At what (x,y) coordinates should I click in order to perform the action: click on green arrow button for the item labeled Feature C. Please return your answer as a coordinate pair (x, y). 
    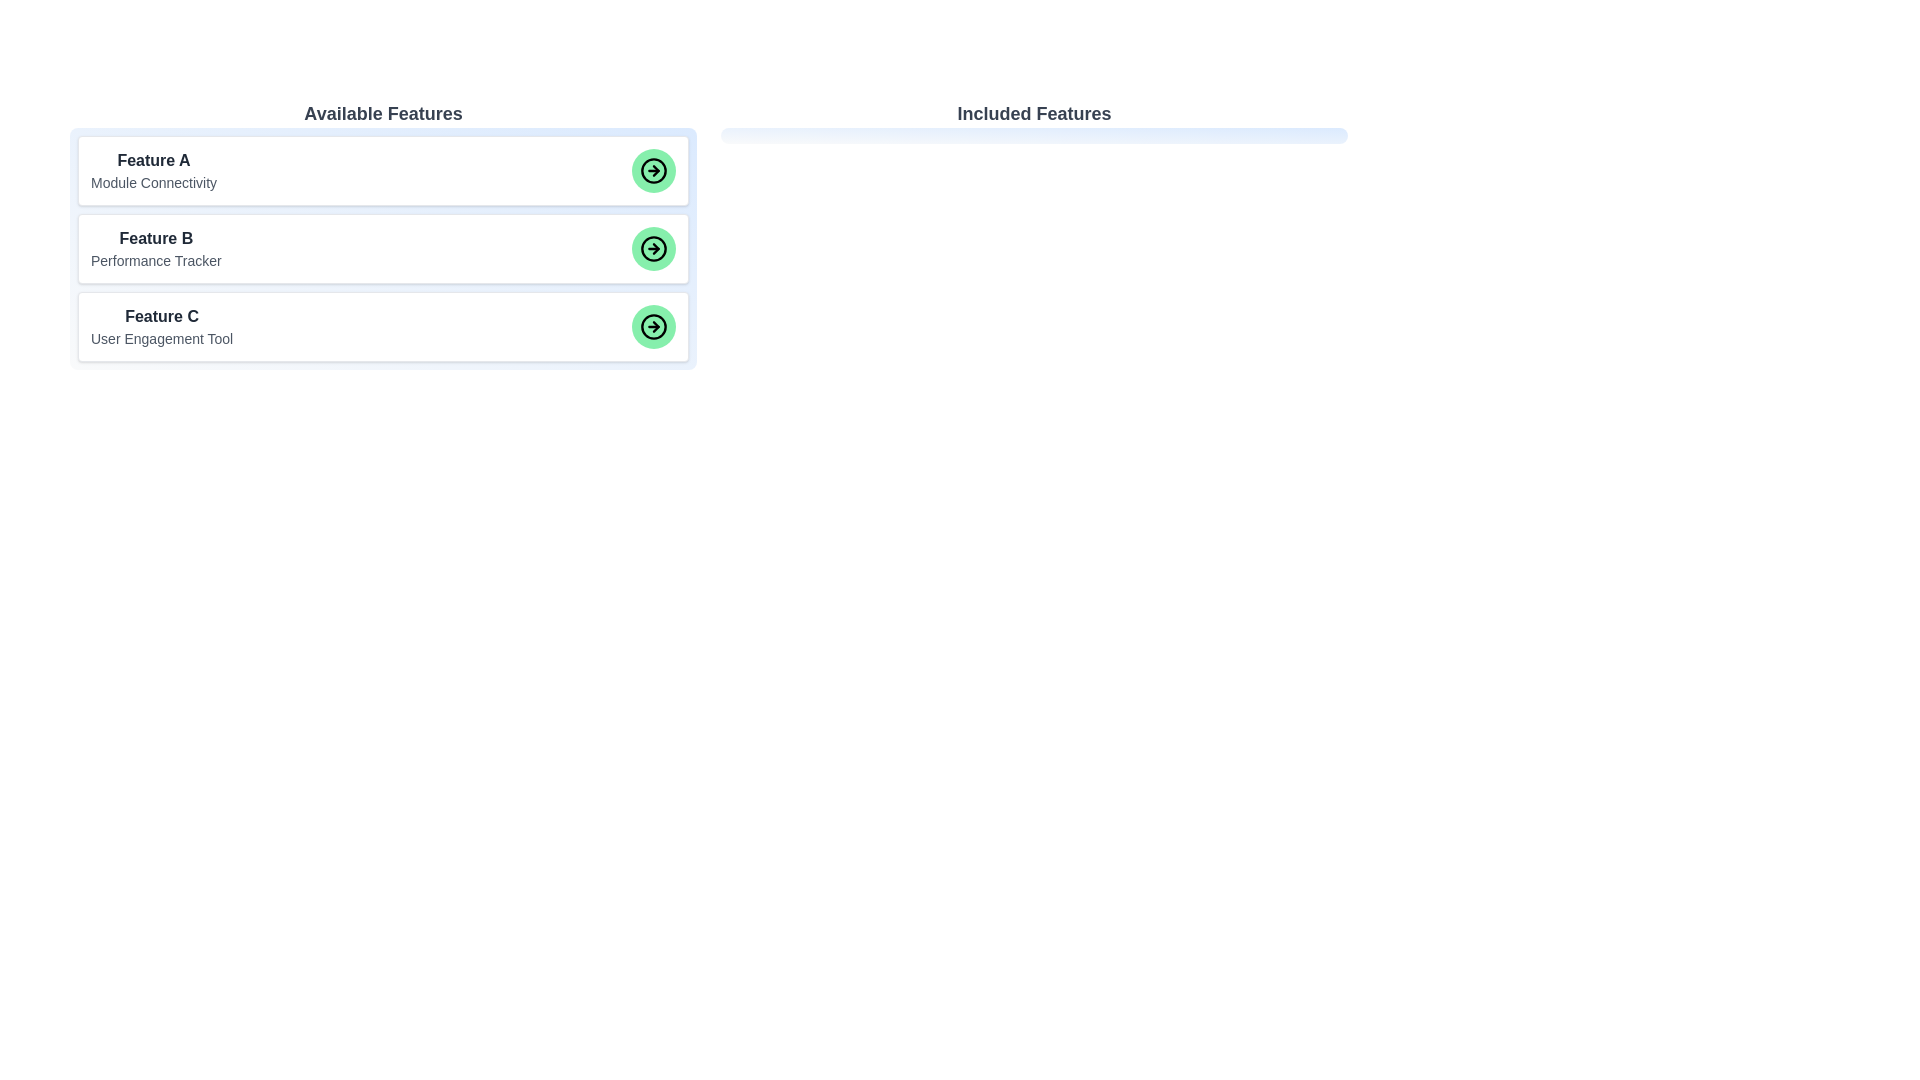
    Looking at the image, I should click on (653, 326).